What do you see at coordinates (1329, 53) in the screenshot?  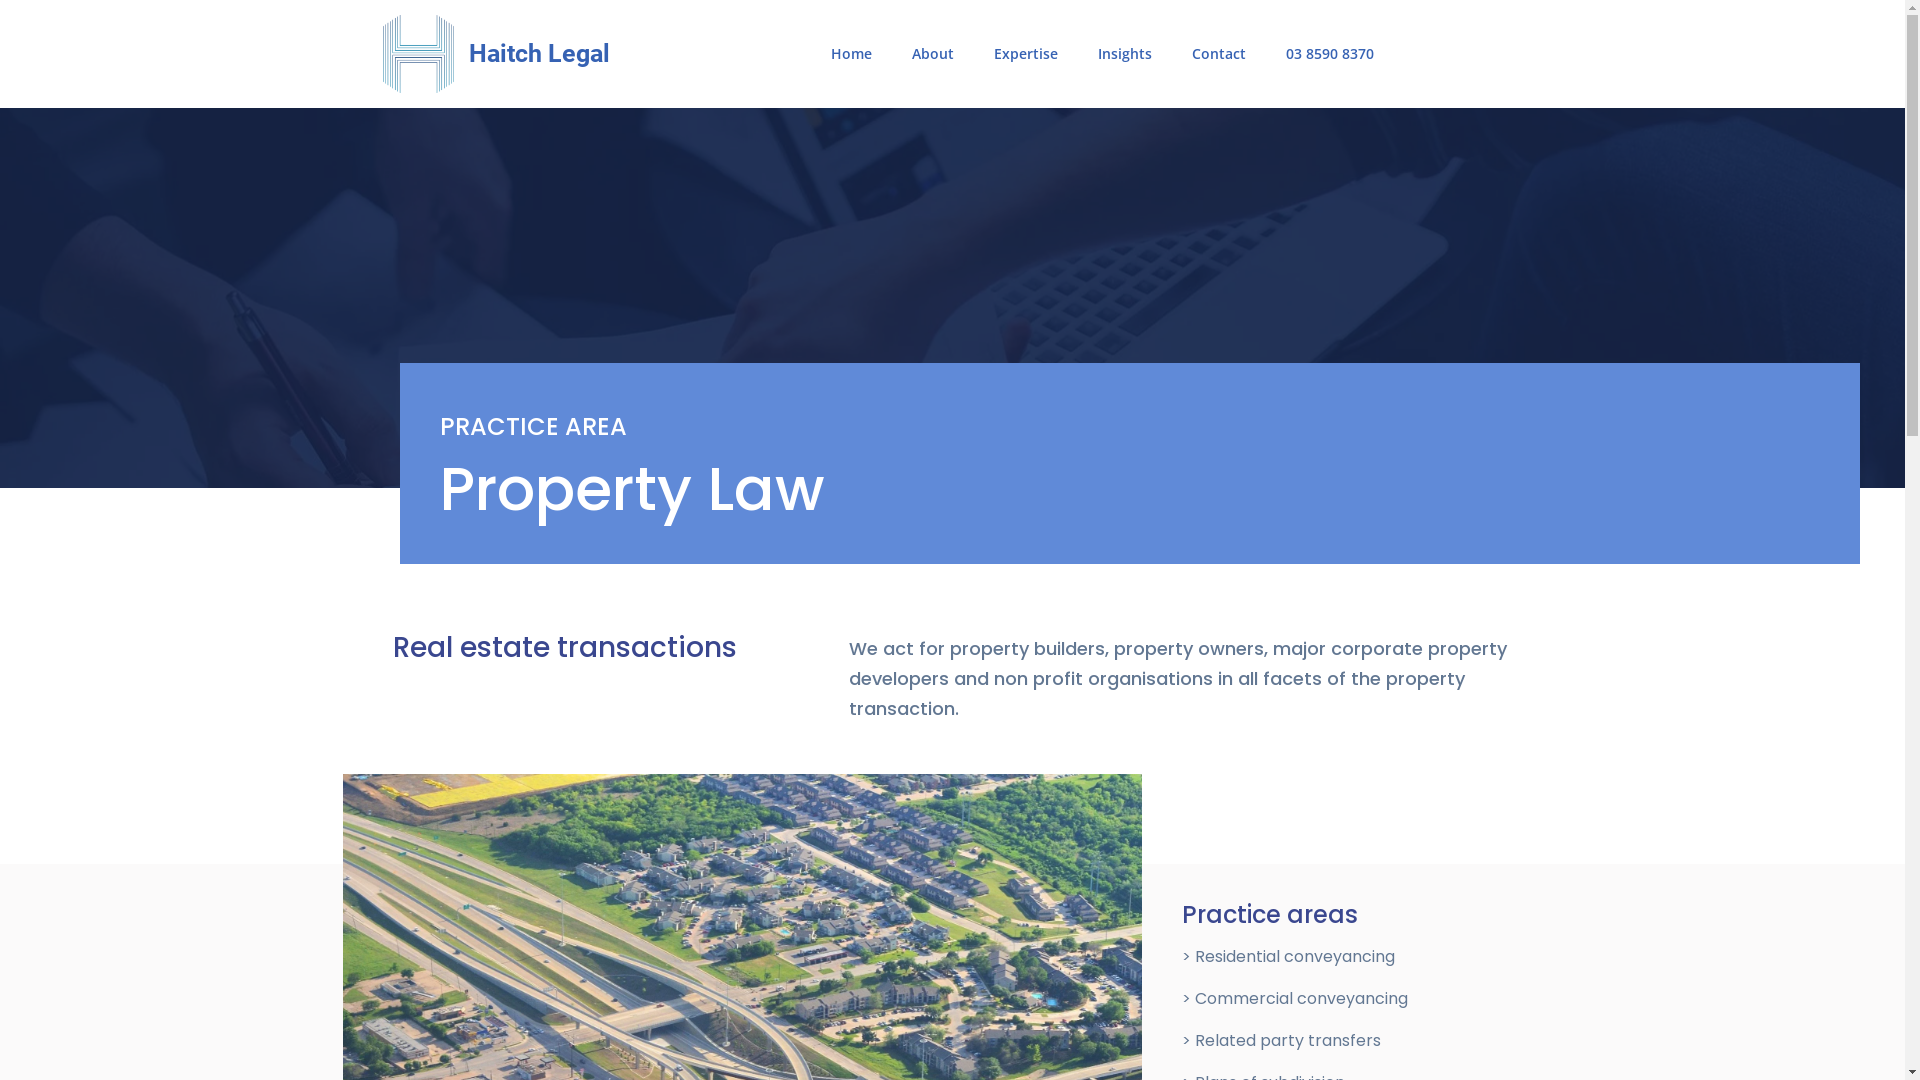 I see `'03 8590 8370'` at bounding box center [1329, 53].